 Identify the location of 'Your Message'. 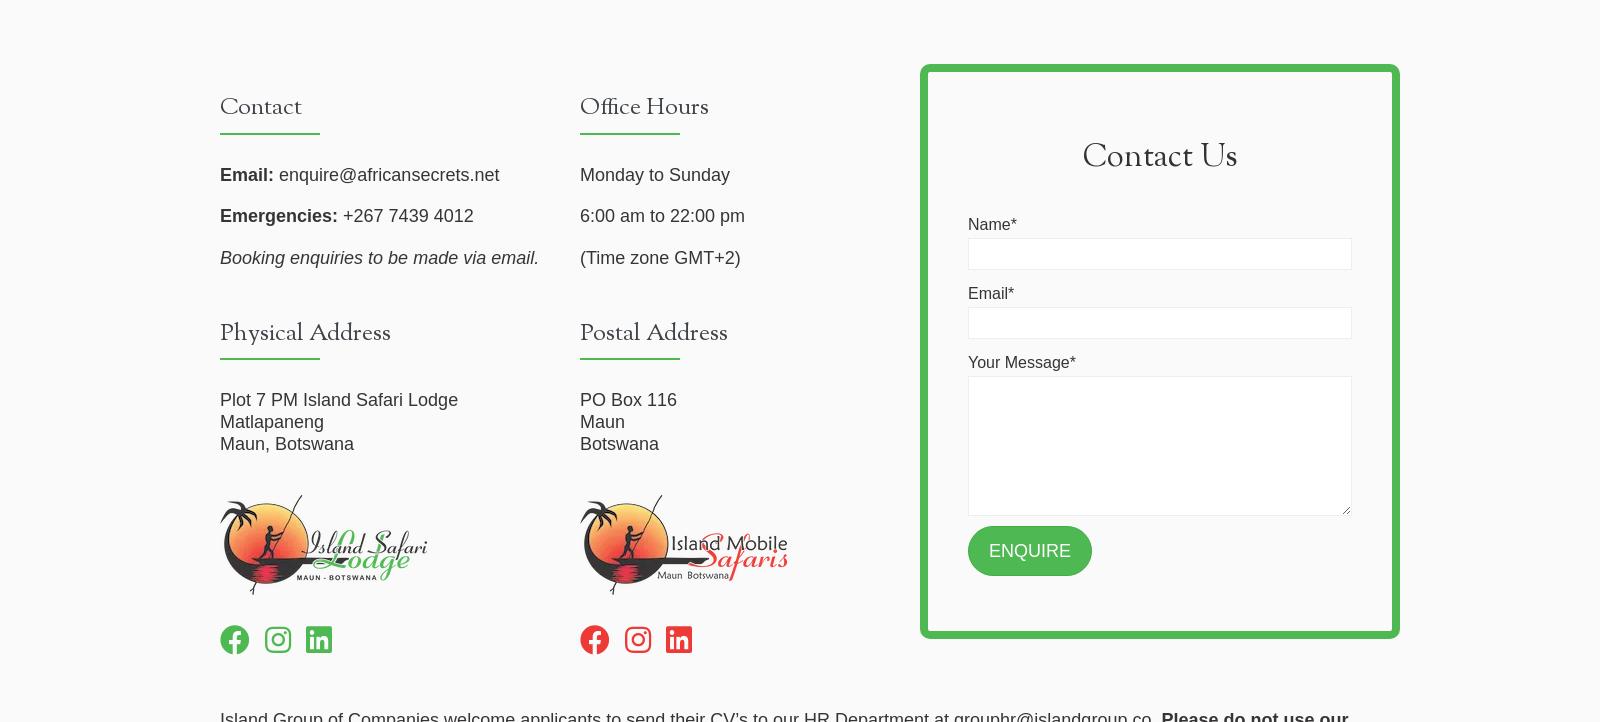
(967, 362).